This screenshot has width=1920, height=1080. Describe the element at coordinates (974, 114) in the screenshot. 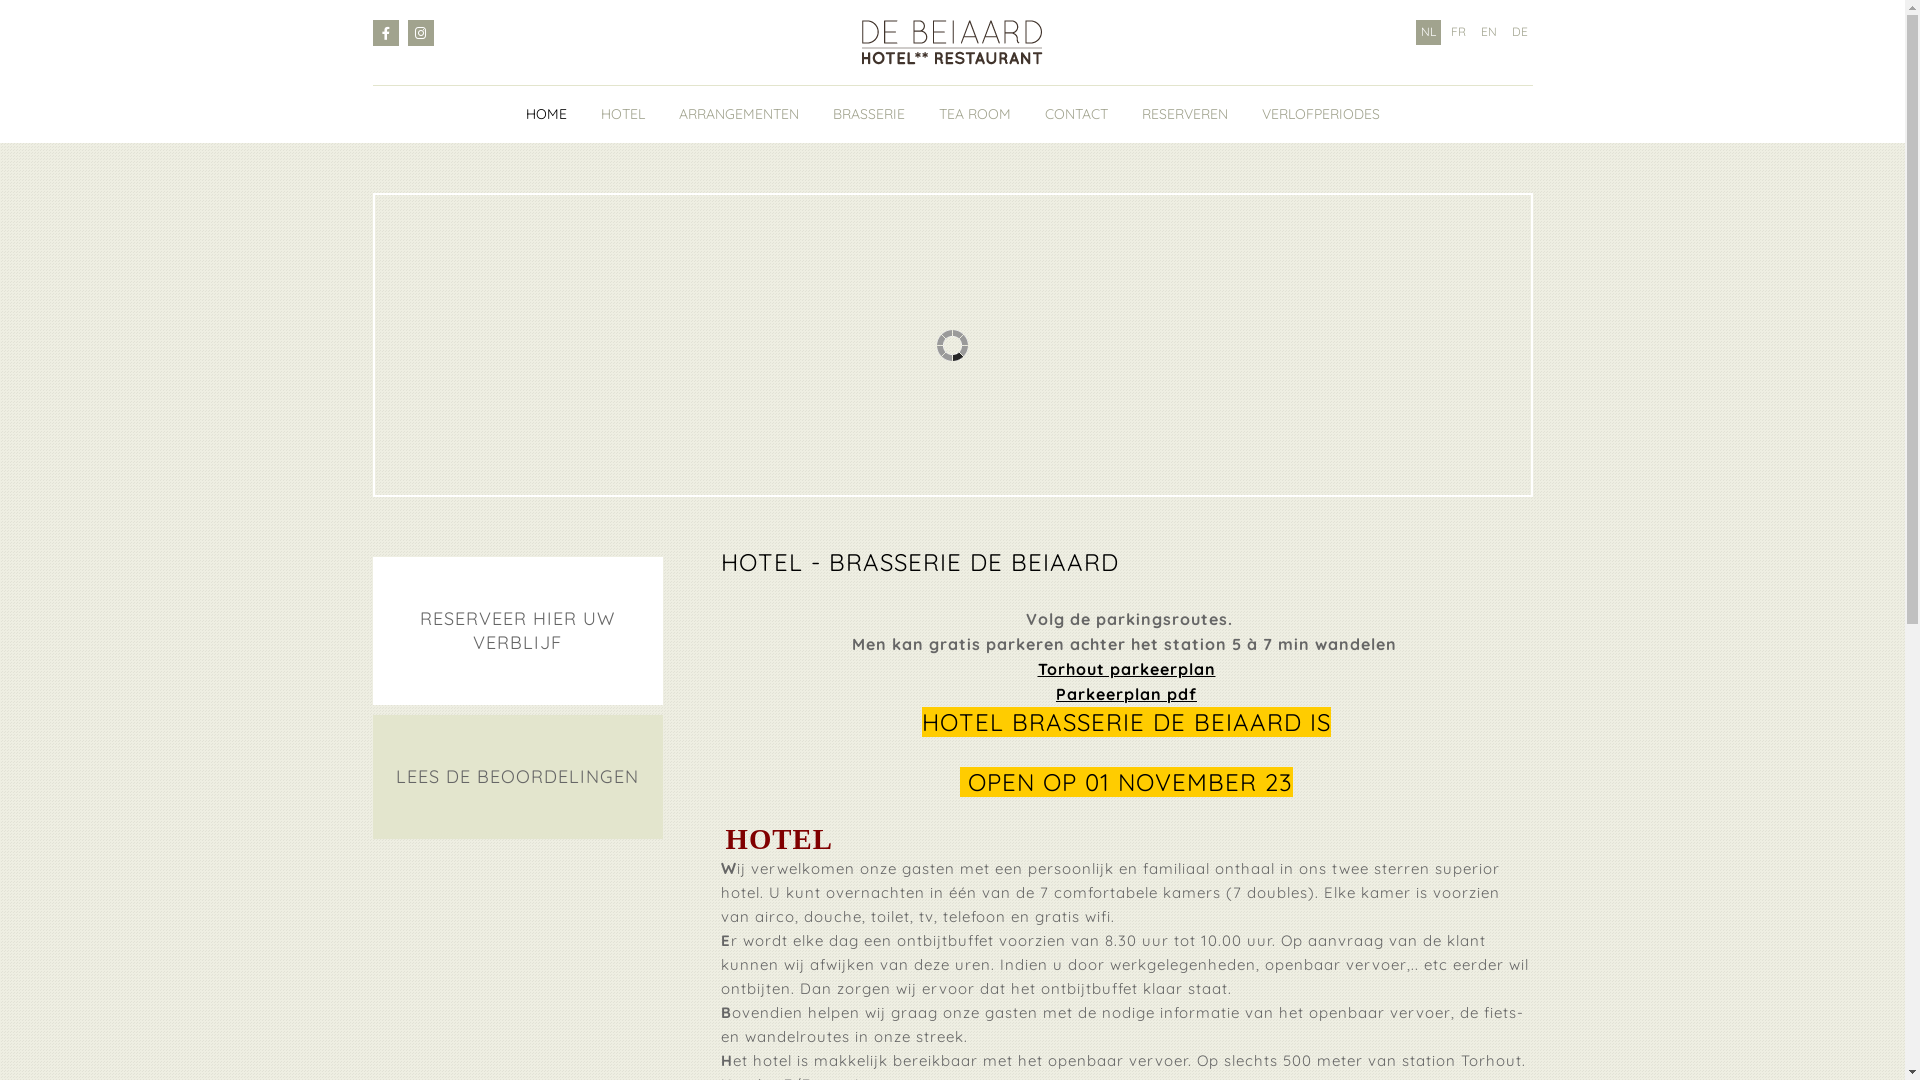

I see `'TEA ROOM'` at that location.